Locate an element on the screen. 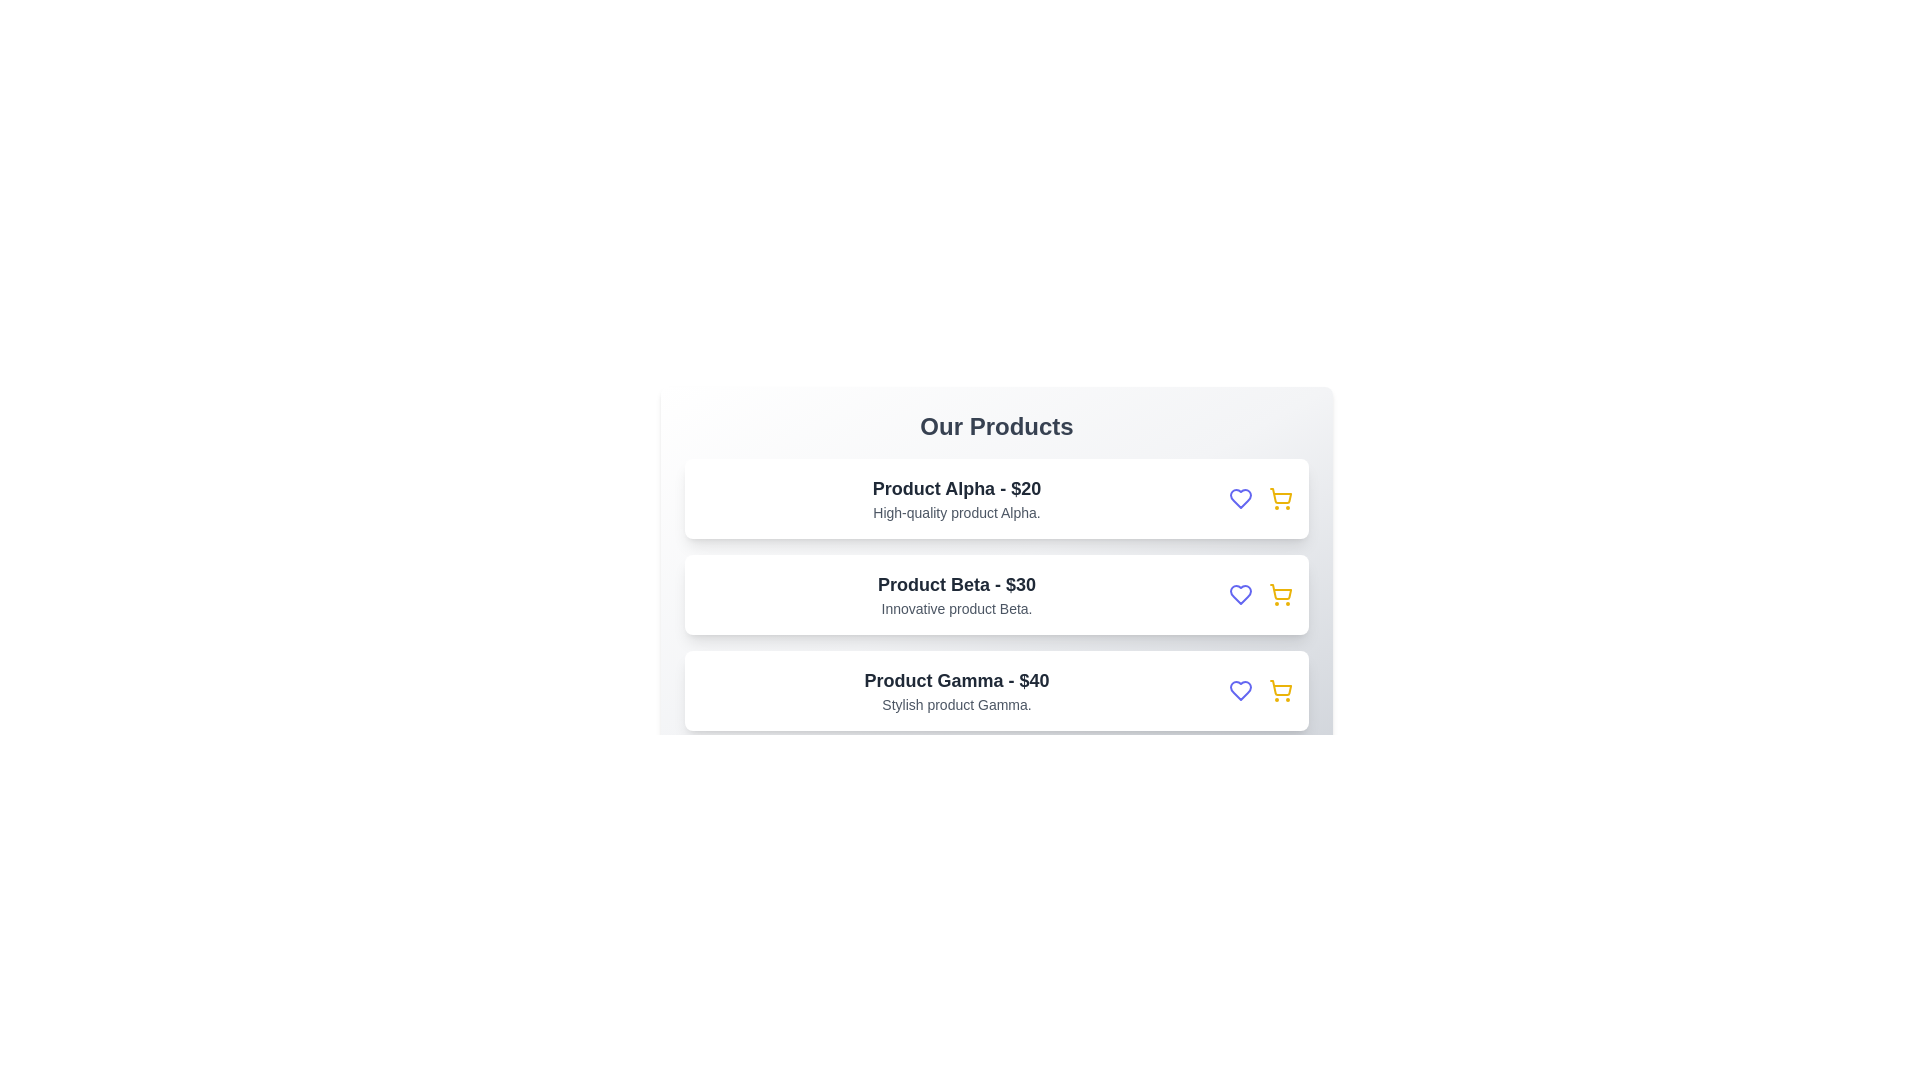 Image resolution: width=1920 pixels, height=1080 pixels. the add-to-cart button for Product Gamma is located at coordinates (1281, 689).